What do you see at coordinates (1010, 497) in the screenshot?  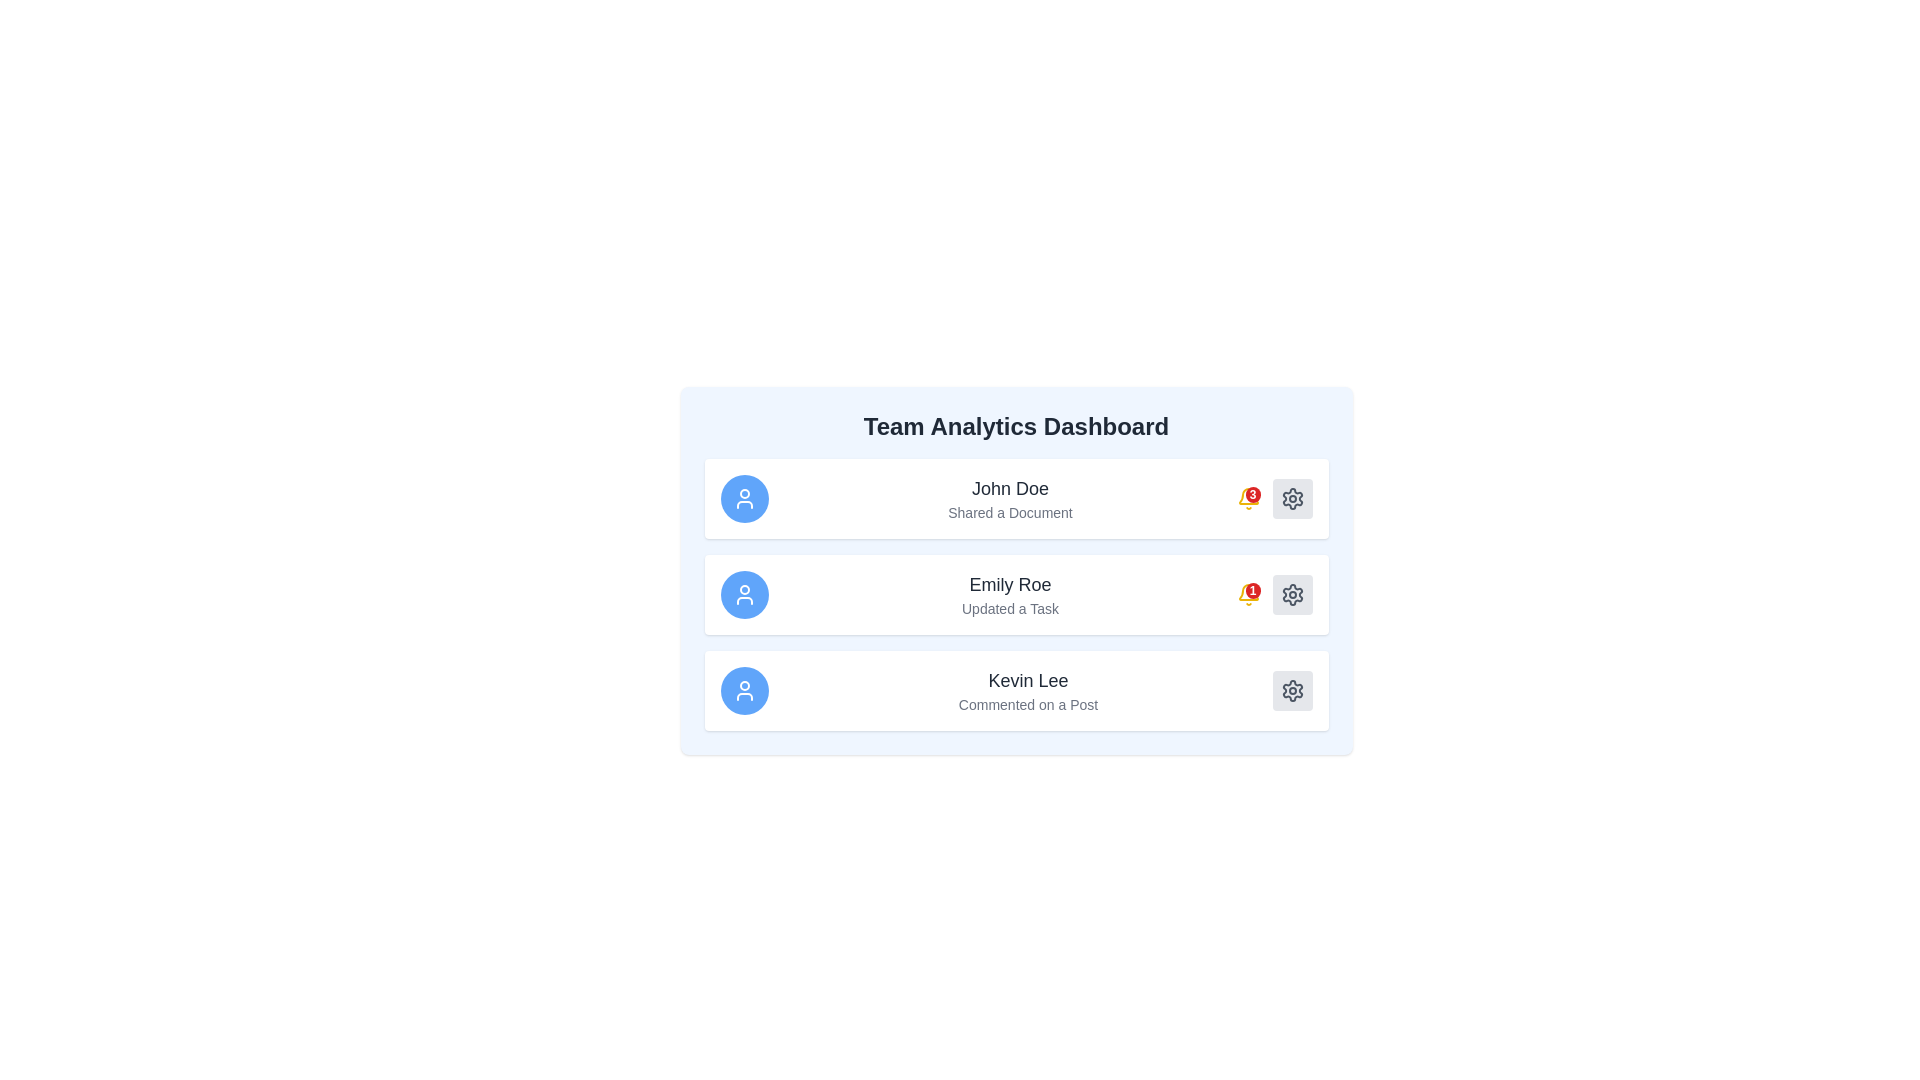 I see `textual content block displaying 'John Doe' and 'Shared a Document' located in the second panel of the vertical list, positioned between a circular blue icon and a notification indicator` at bounding box center [1010, 497].